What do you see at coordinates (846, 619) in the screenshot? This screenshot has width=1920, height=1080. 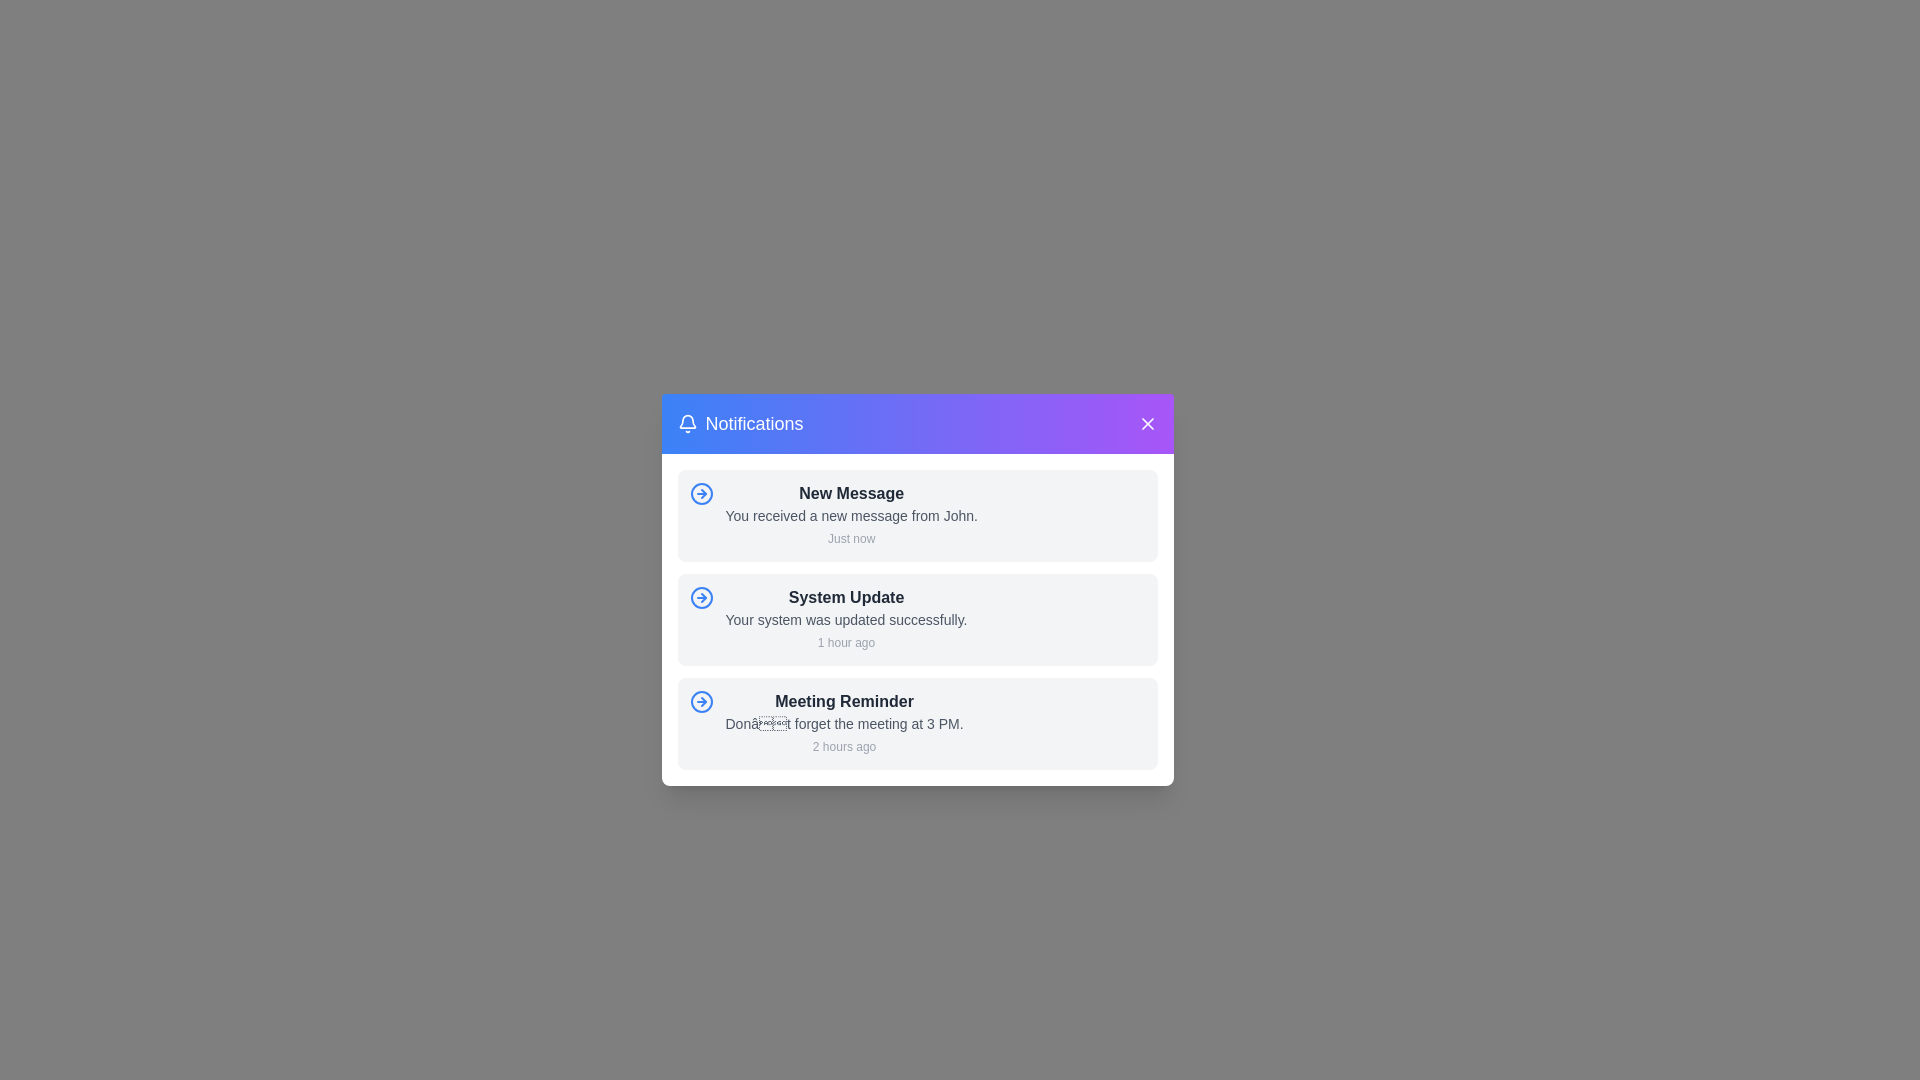 I see `the Text Label which indicates that the system update was completed successfully, located in the notification panel below the headline 'System Update' and above the timestamp '1 hour ago'` at bounding box center [846, 619].